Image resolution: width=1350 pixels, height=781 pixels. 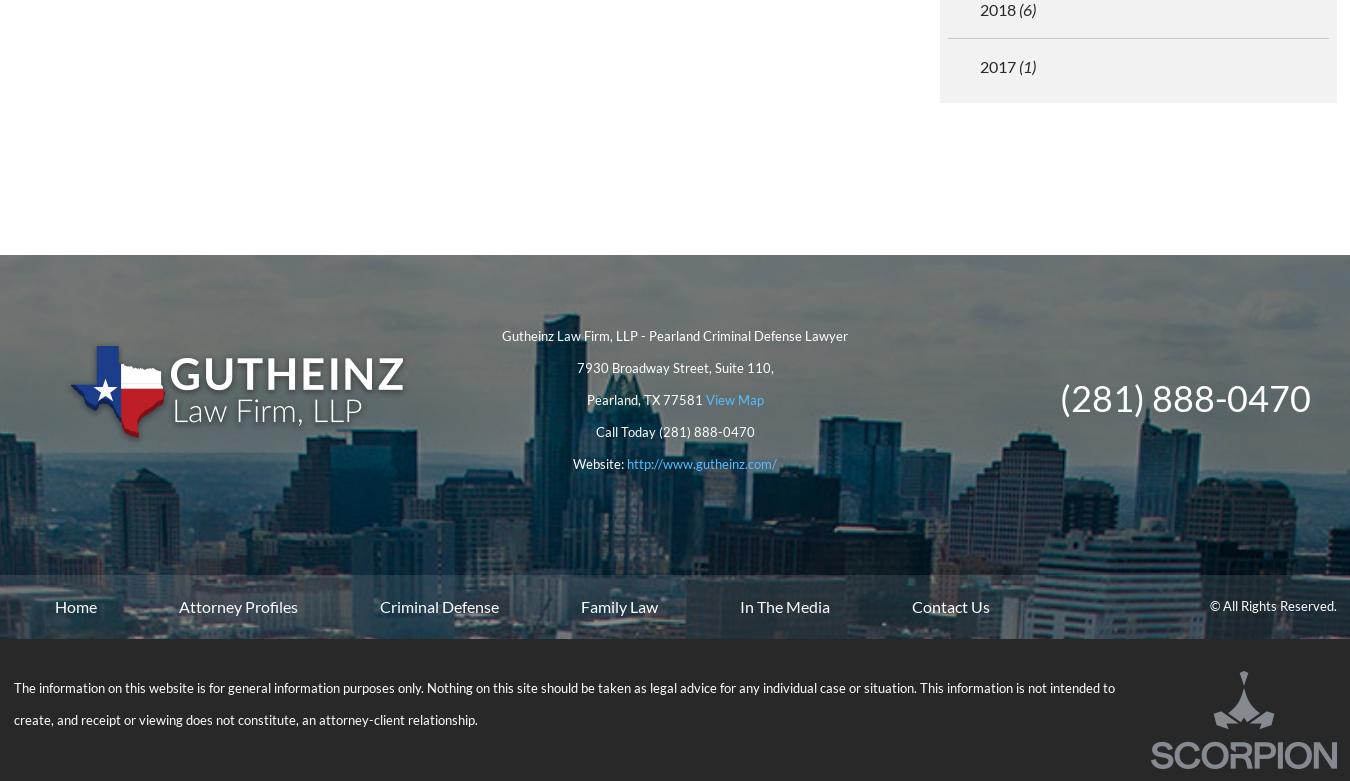 What do you see at coordinates (1026, 65) in the screenshot?
I see `'(1)'` at bounding box center [1026, 65].